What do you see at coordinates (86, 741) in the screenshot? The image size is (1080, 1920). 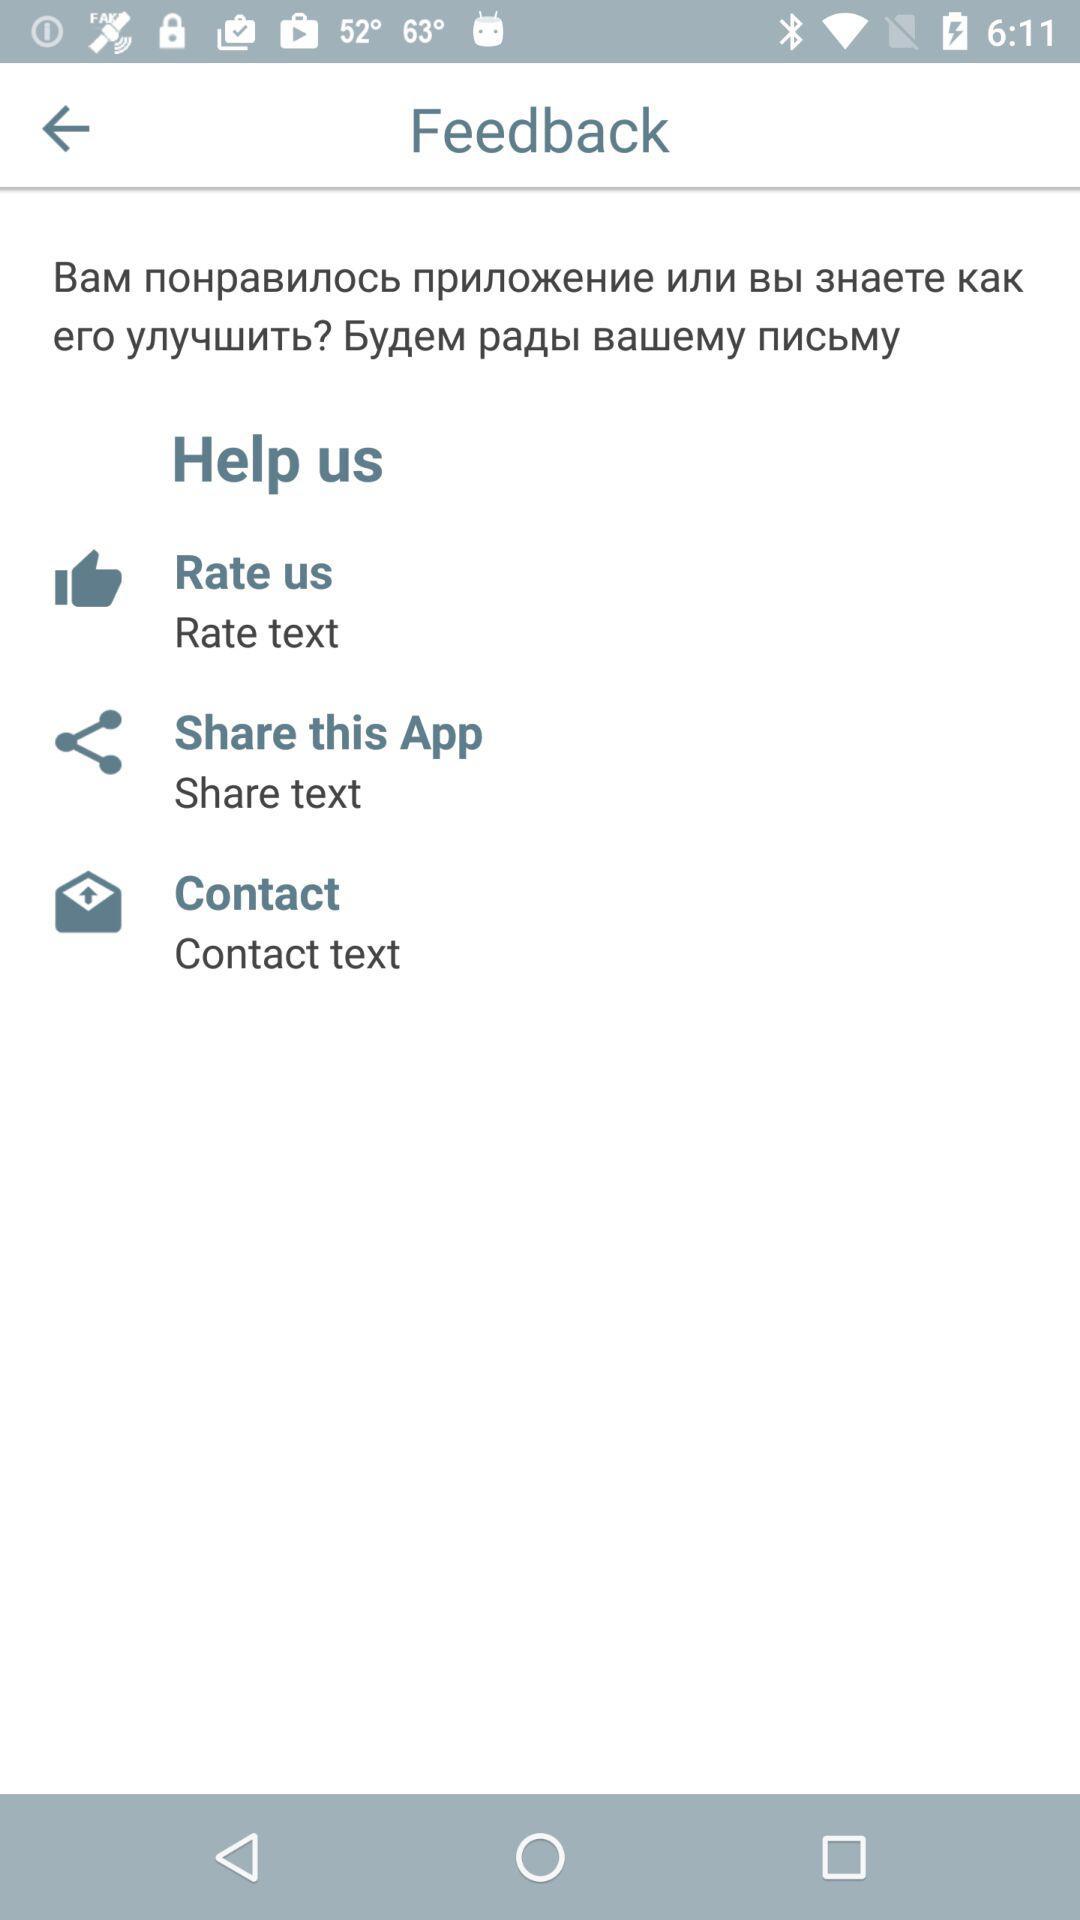 I see `share this app` at bounding box center [86, 741].